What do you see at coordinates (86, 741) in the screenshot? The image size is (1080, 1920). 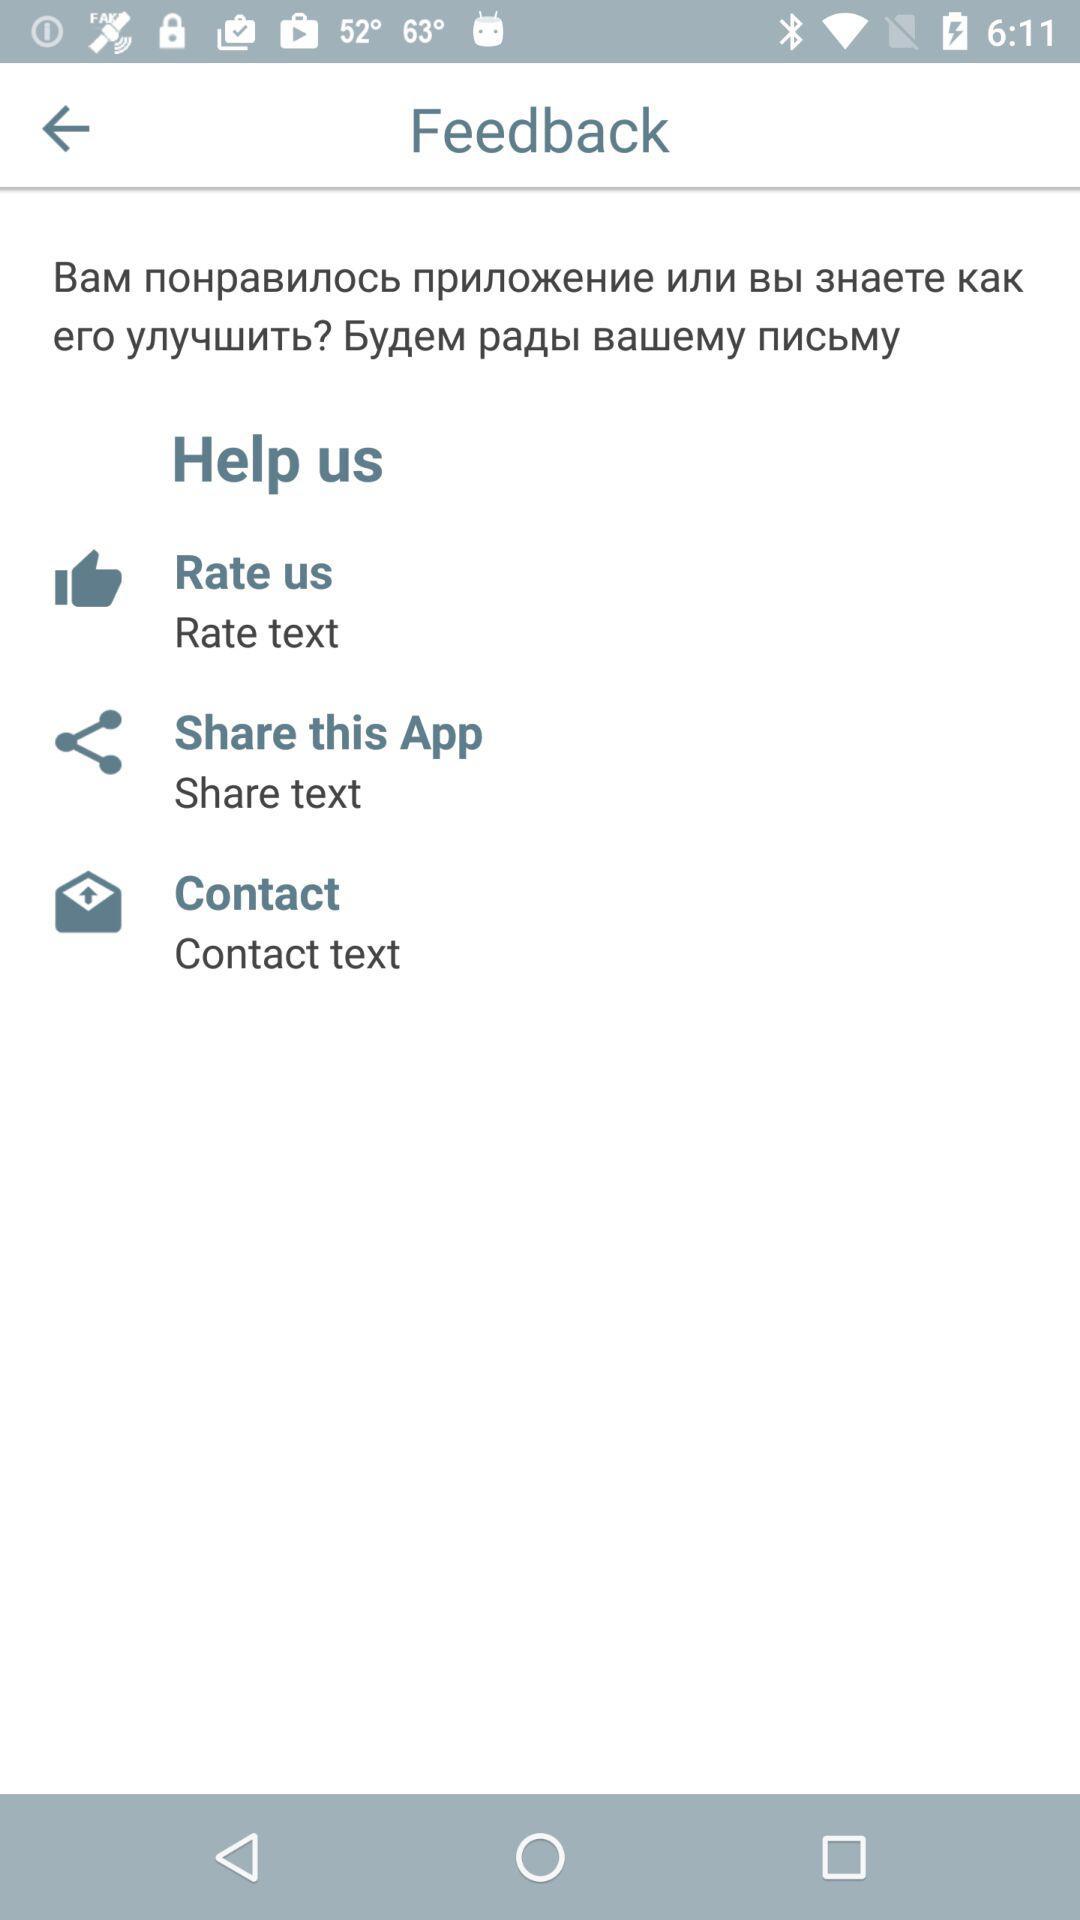 I see `share this app` at bounding box center [86, 741].